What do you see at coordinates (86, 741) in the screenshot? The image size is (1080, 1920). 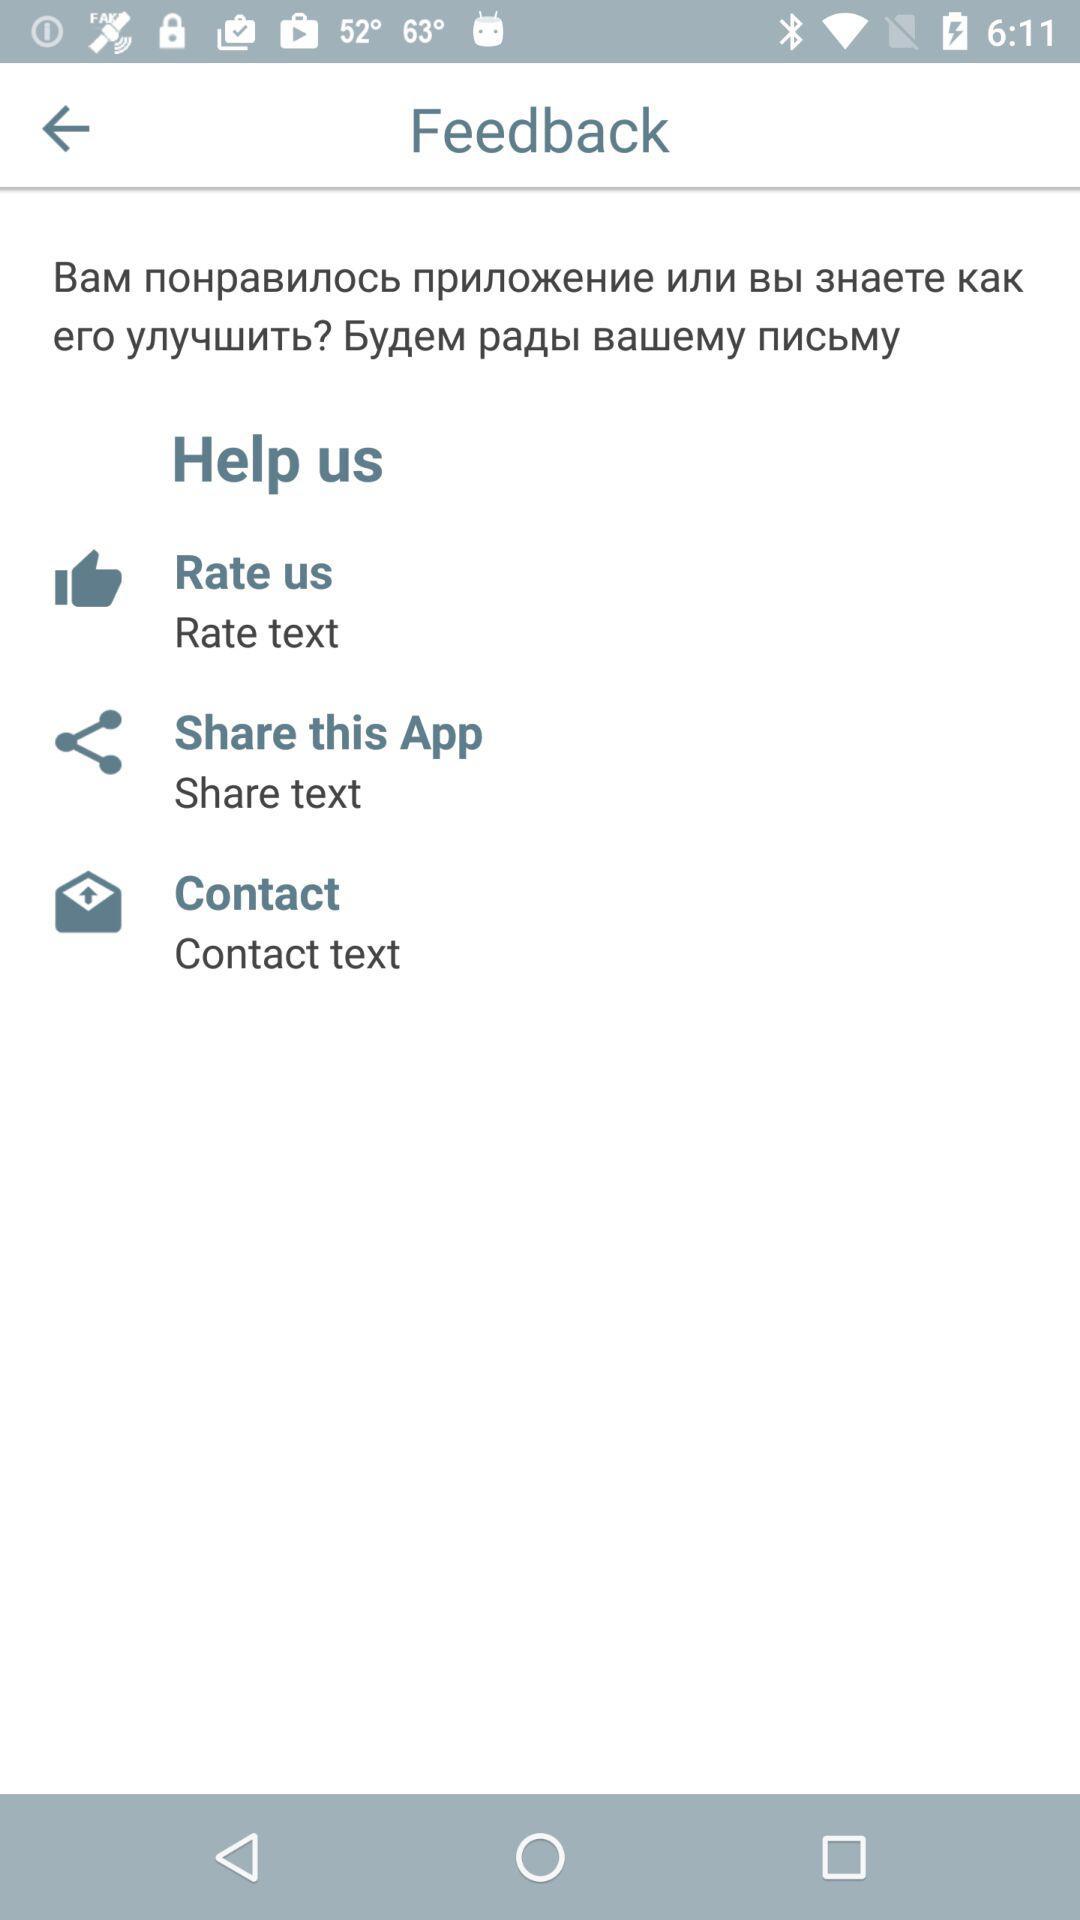 I see `share this app` at bounding box center [86, 741].